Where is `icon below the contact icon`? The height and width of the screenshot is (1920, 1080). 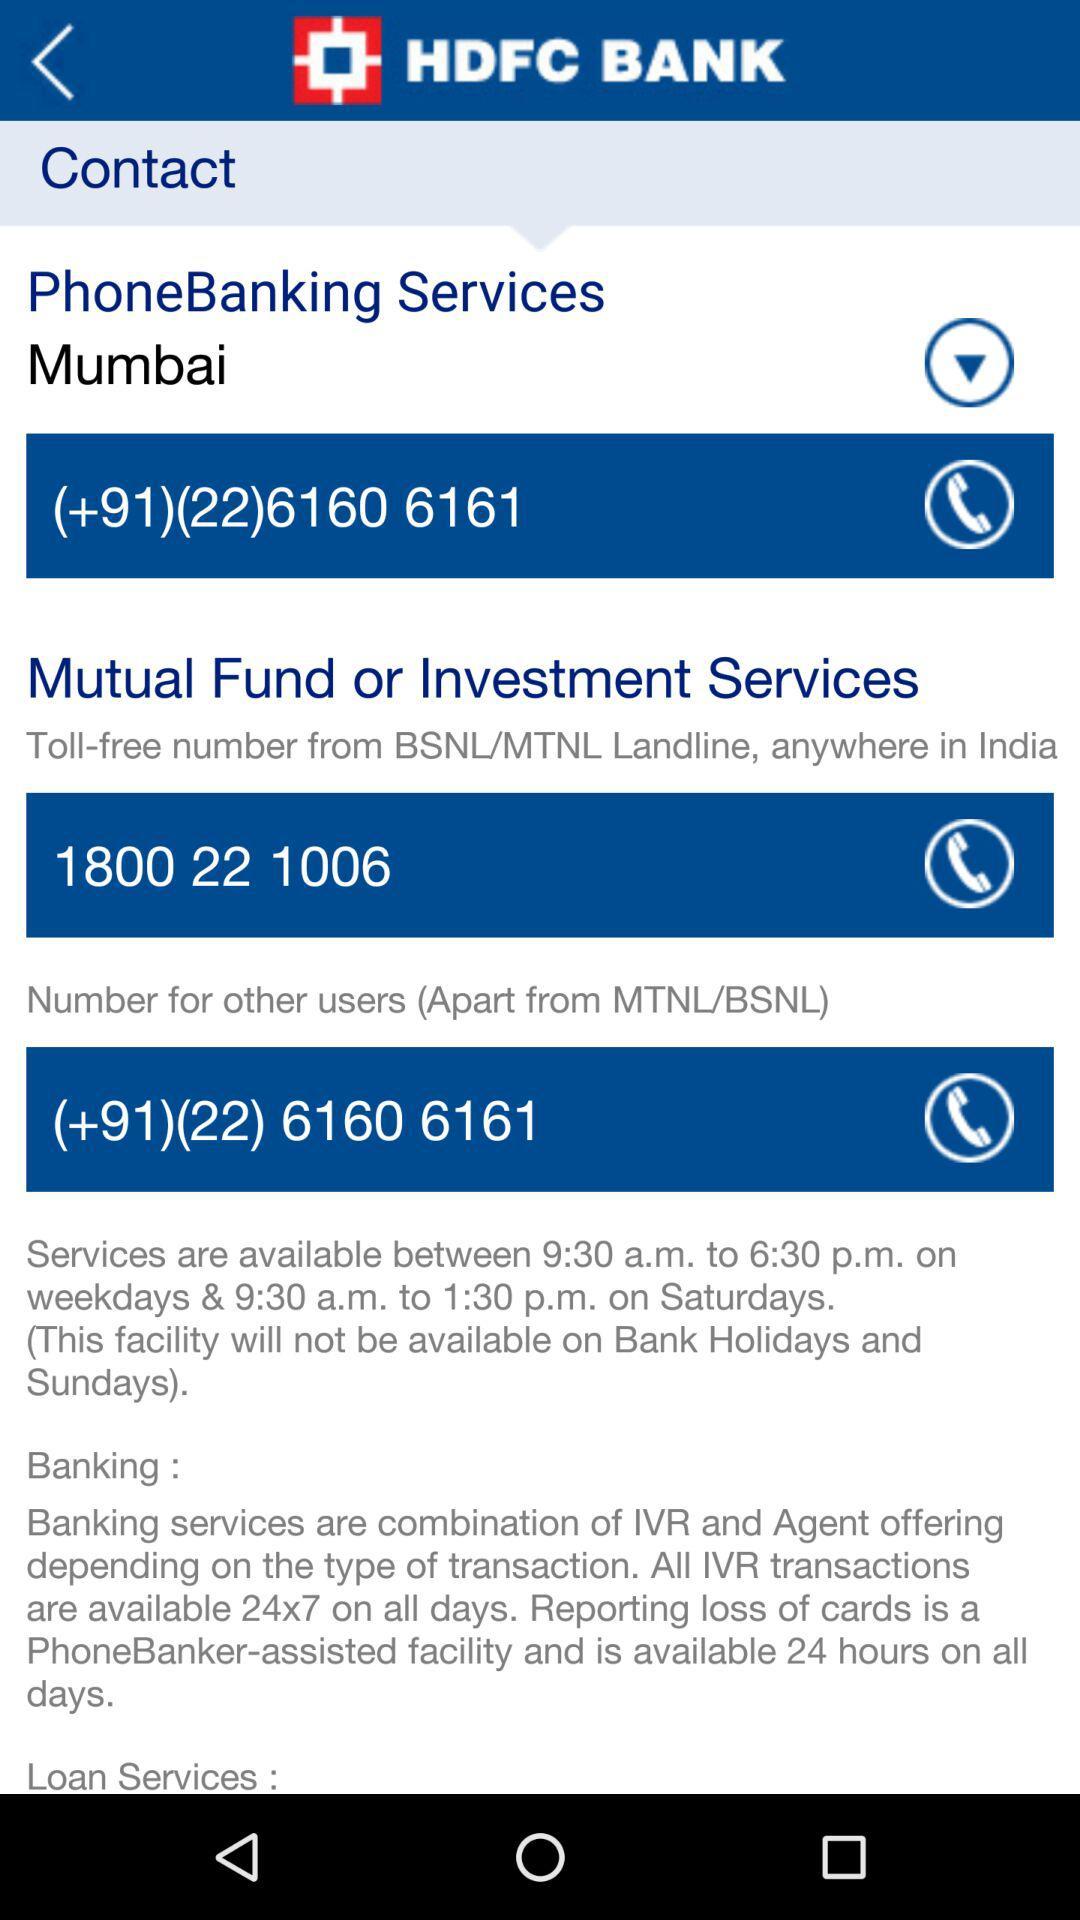
icon below the contact icon is located at coordinates (968, 362).